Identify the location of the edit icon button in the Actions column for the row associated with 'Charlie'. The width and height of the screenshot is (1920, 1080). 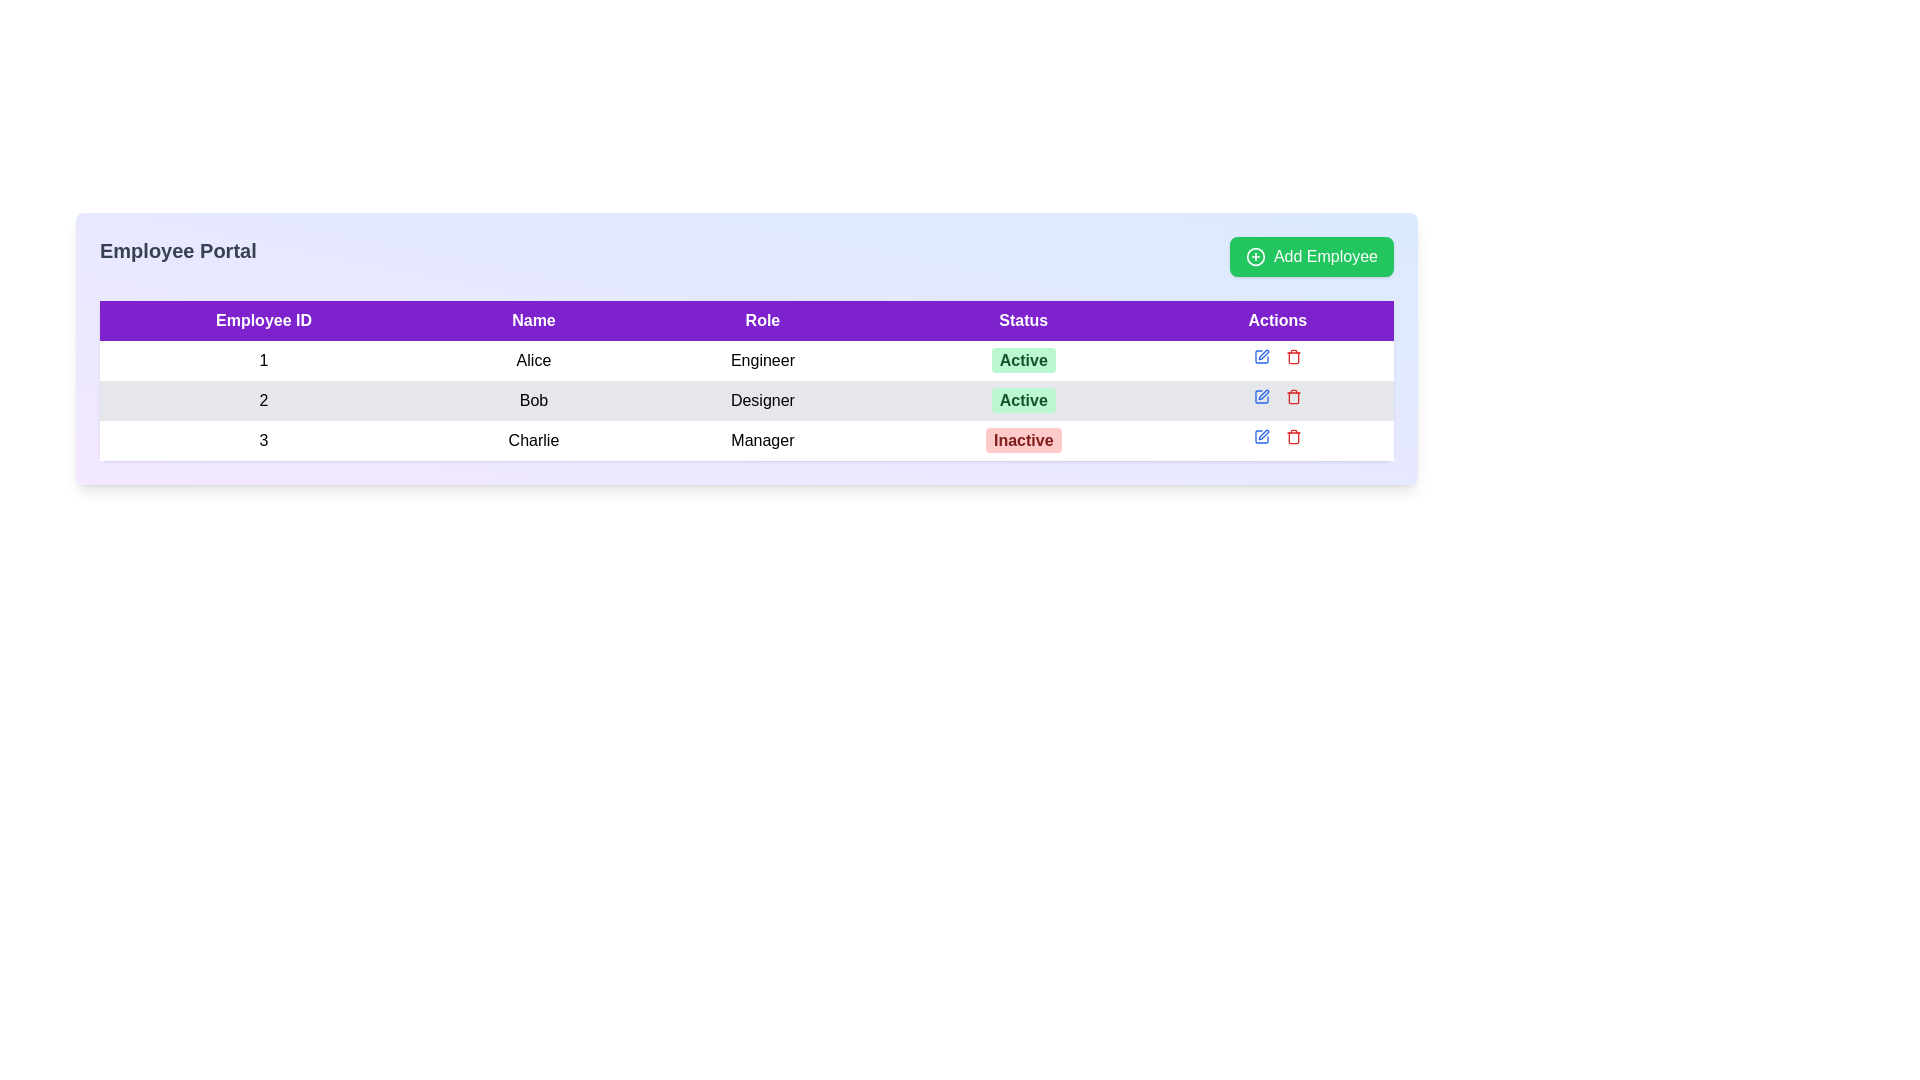
(1260, 435).